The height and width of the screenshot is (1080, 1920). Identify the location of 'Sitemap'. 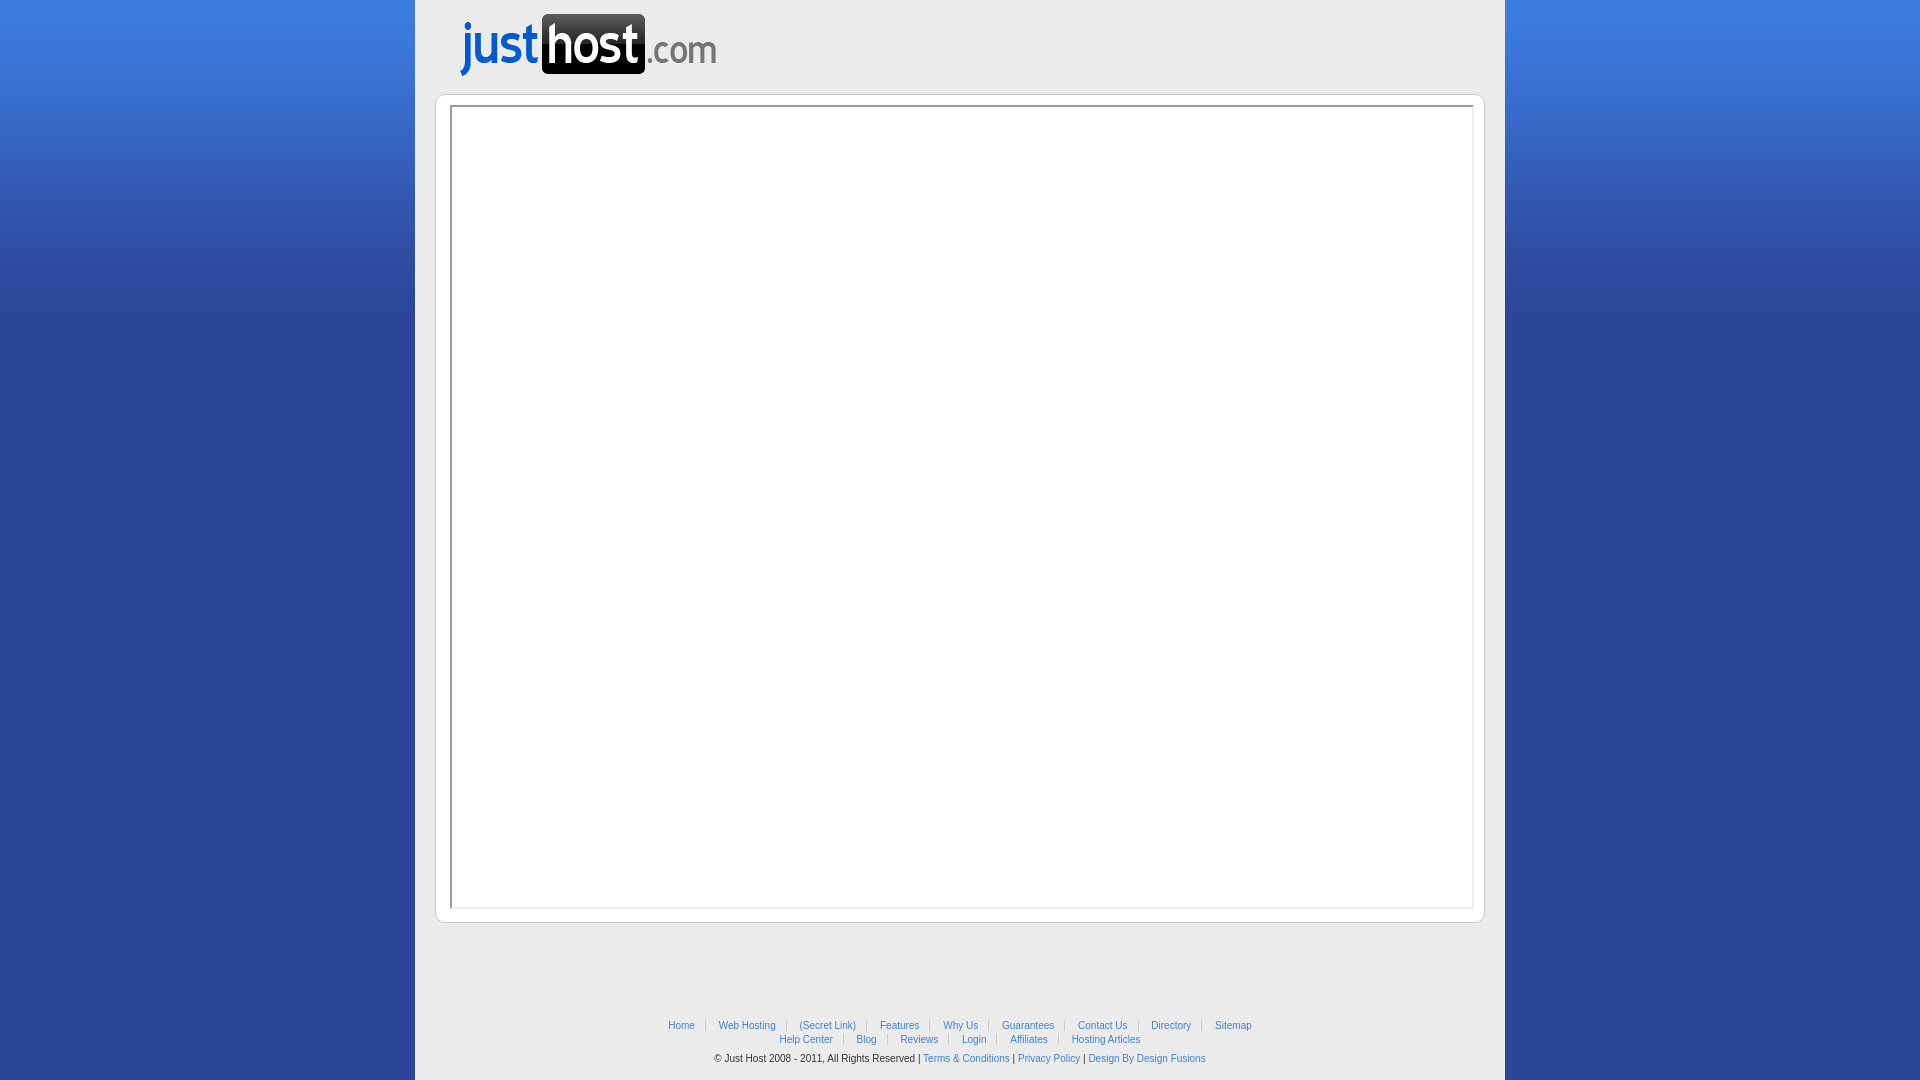
(1213, 1025).